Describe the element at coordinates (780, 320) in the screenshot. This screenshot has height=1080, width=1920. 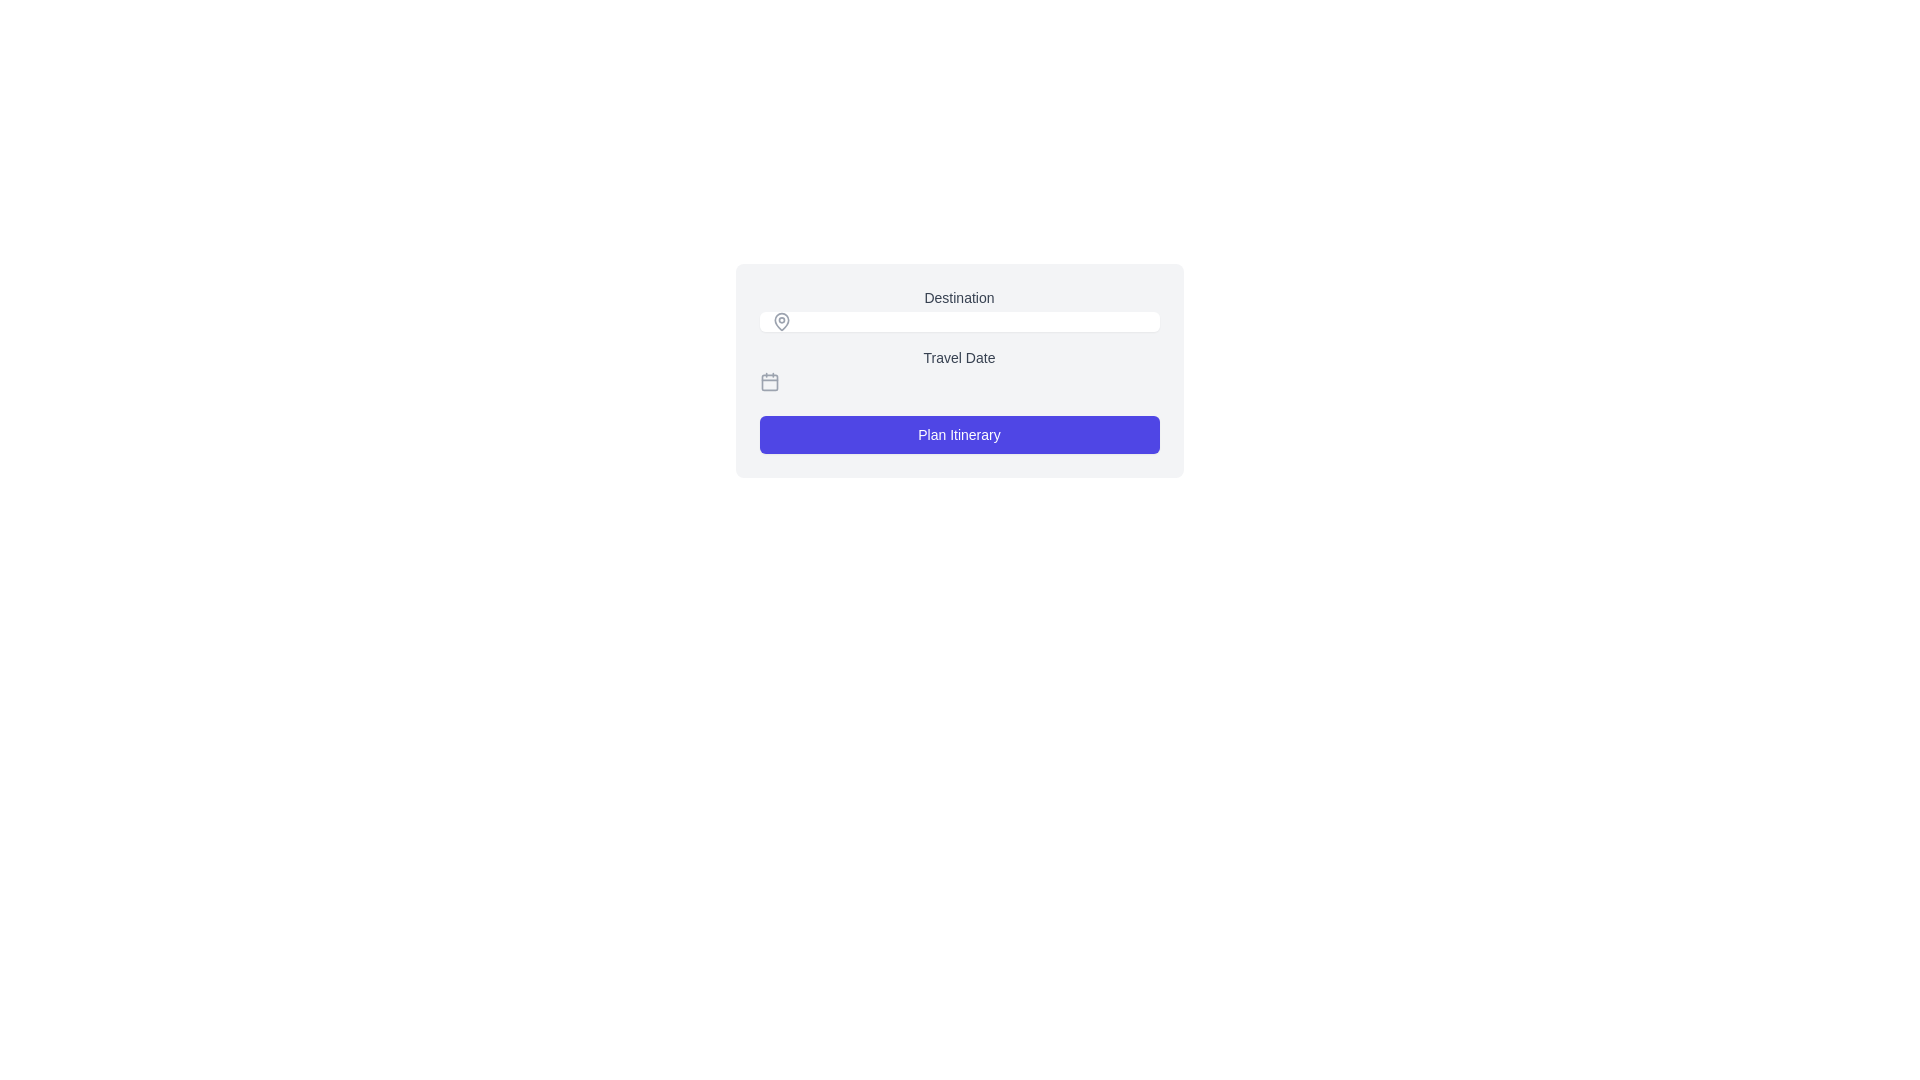
I see `the gray teardrop-shaped pin icon located to the left of the 'Destination' input box` at that location.